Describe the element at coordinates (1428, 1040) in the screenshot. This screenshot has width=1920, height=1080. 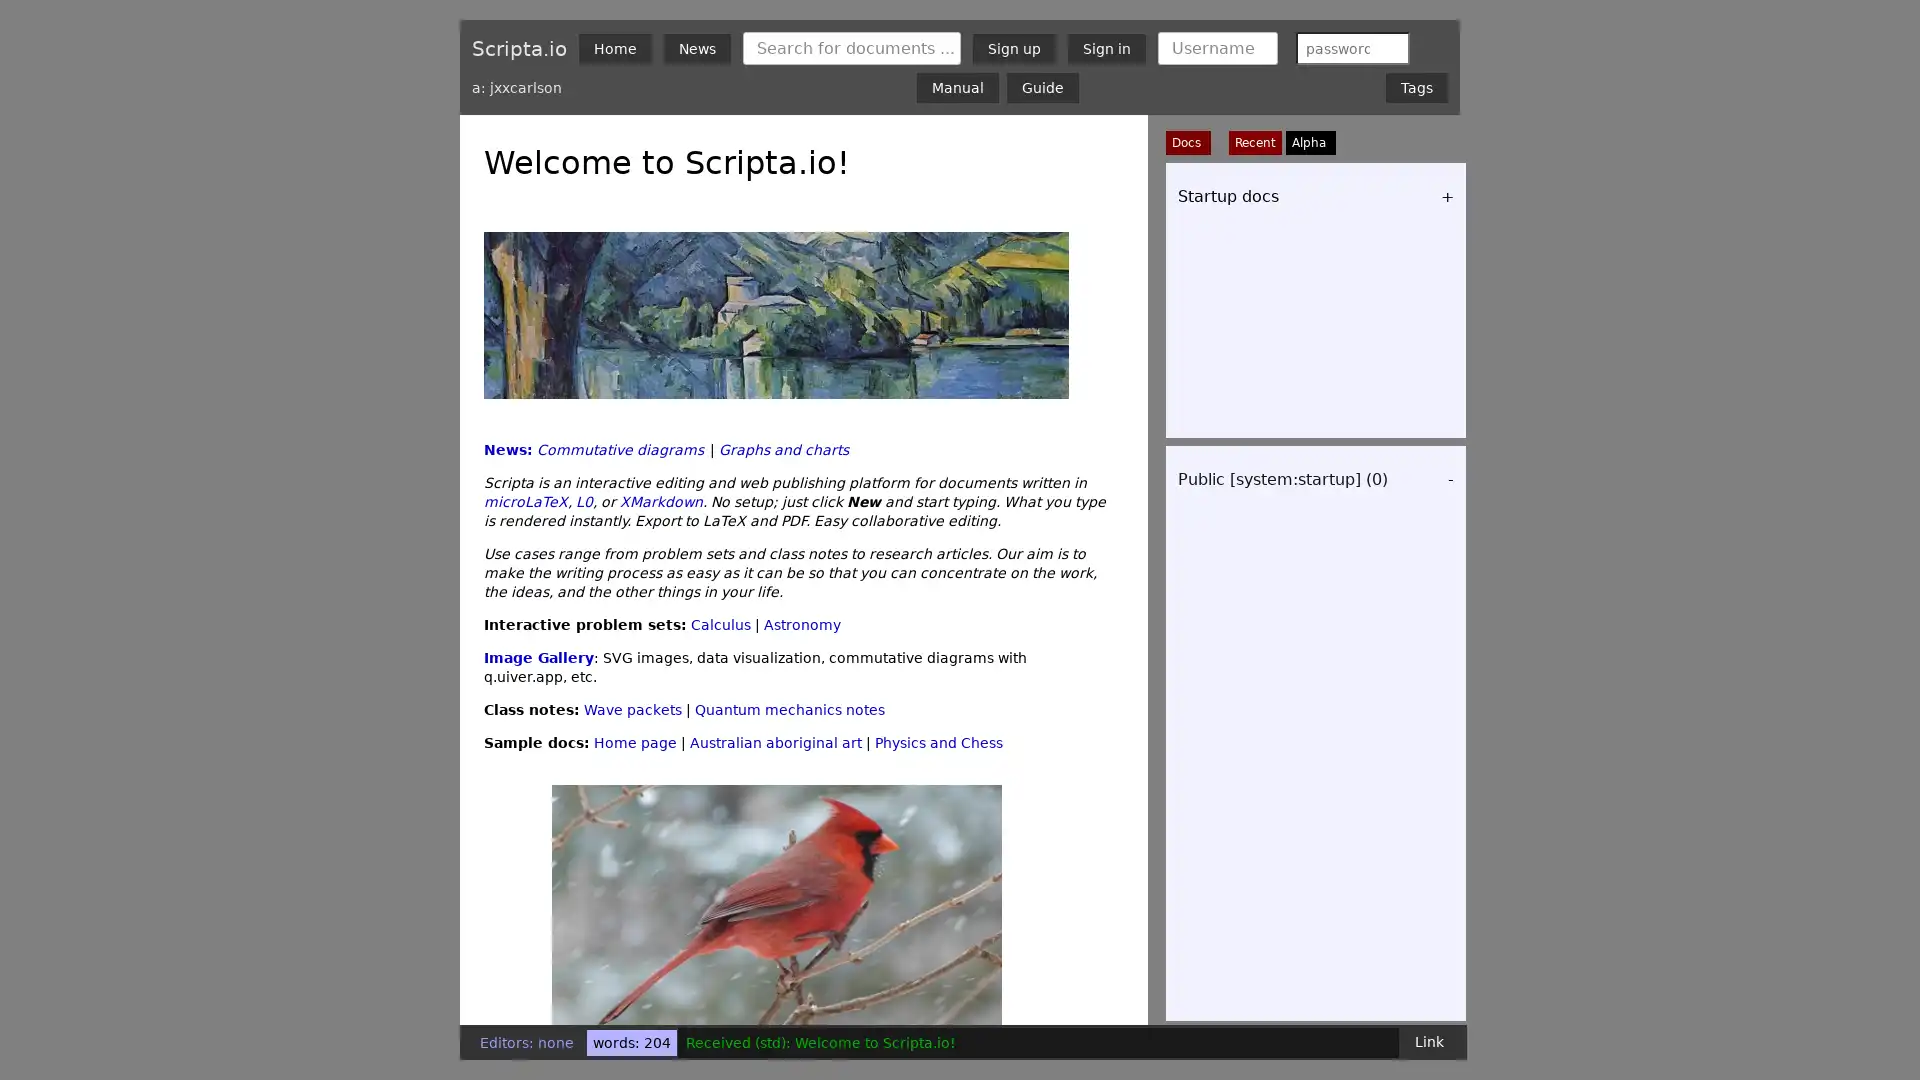
I see `Link External link to public document` at that location.